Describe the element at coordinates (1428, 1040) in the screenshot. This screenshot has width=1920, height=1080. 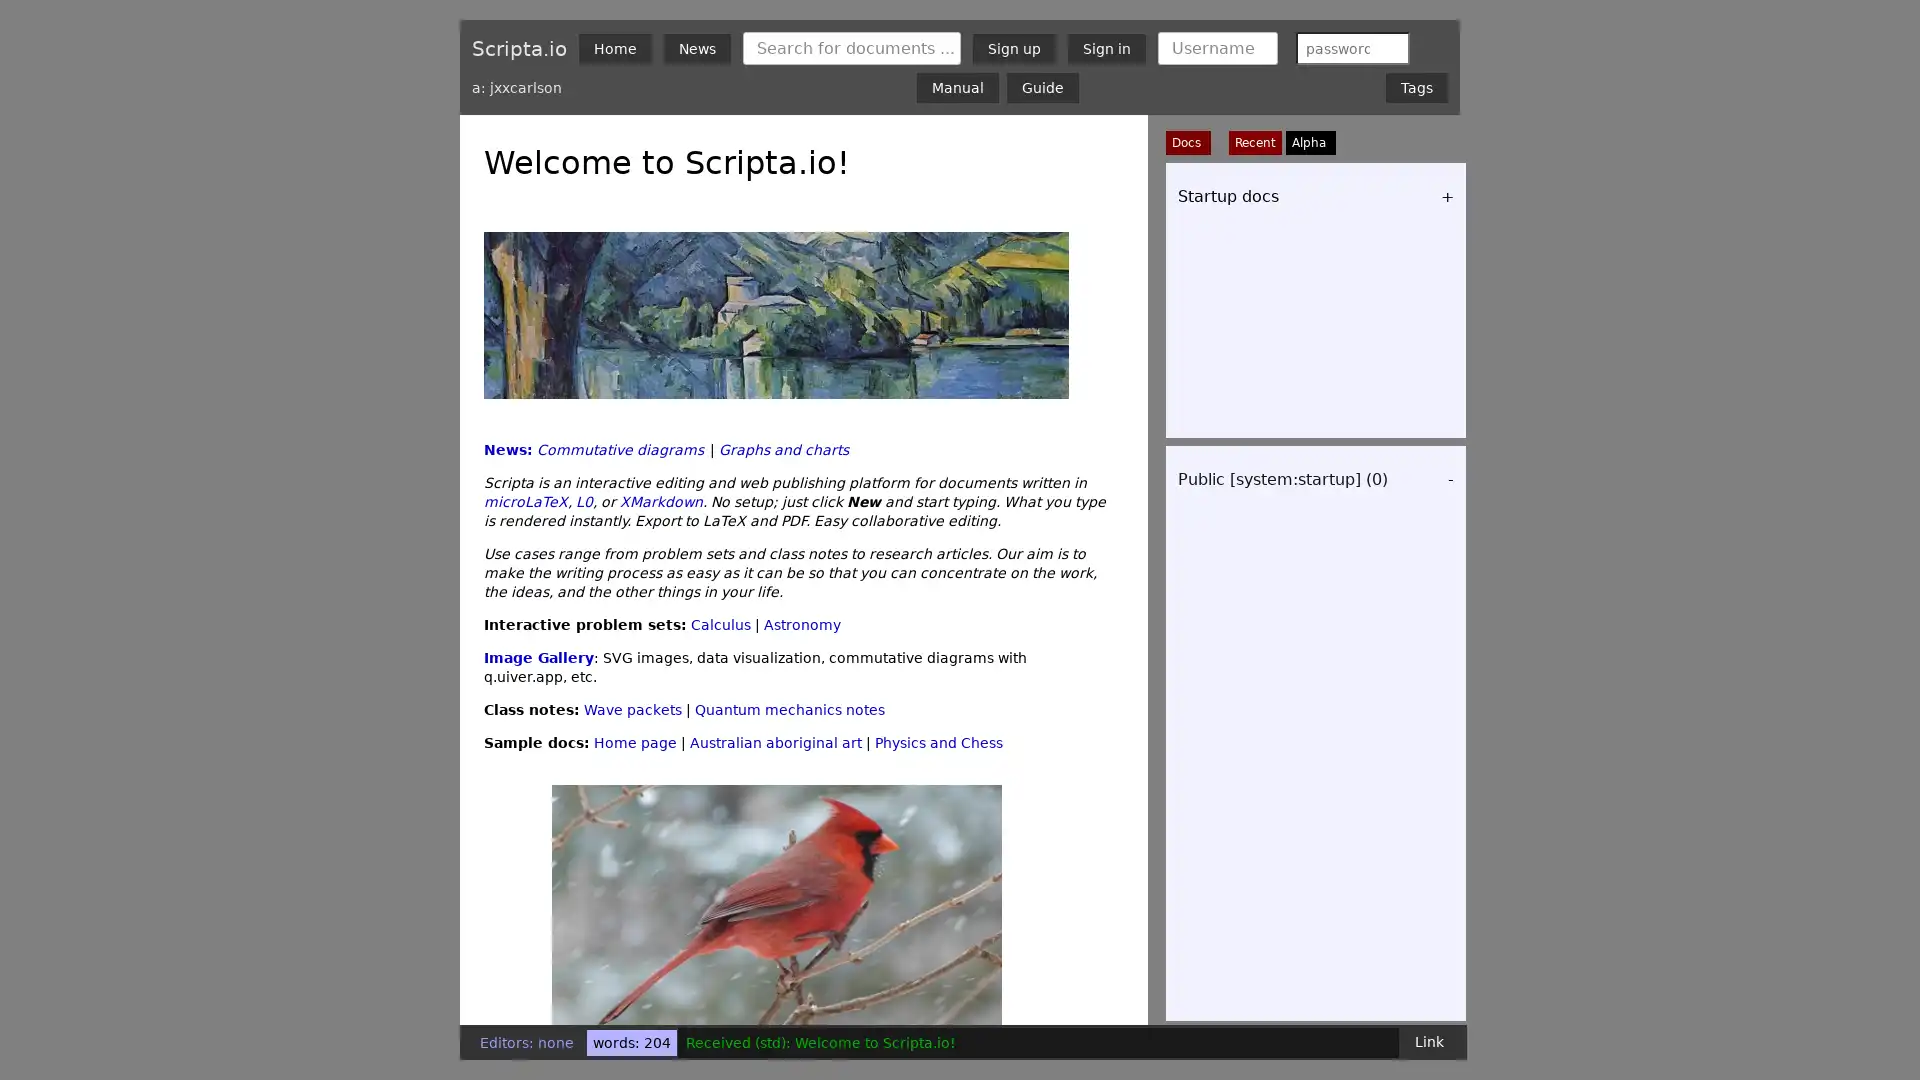
I see `Link External link to public document` at that location.